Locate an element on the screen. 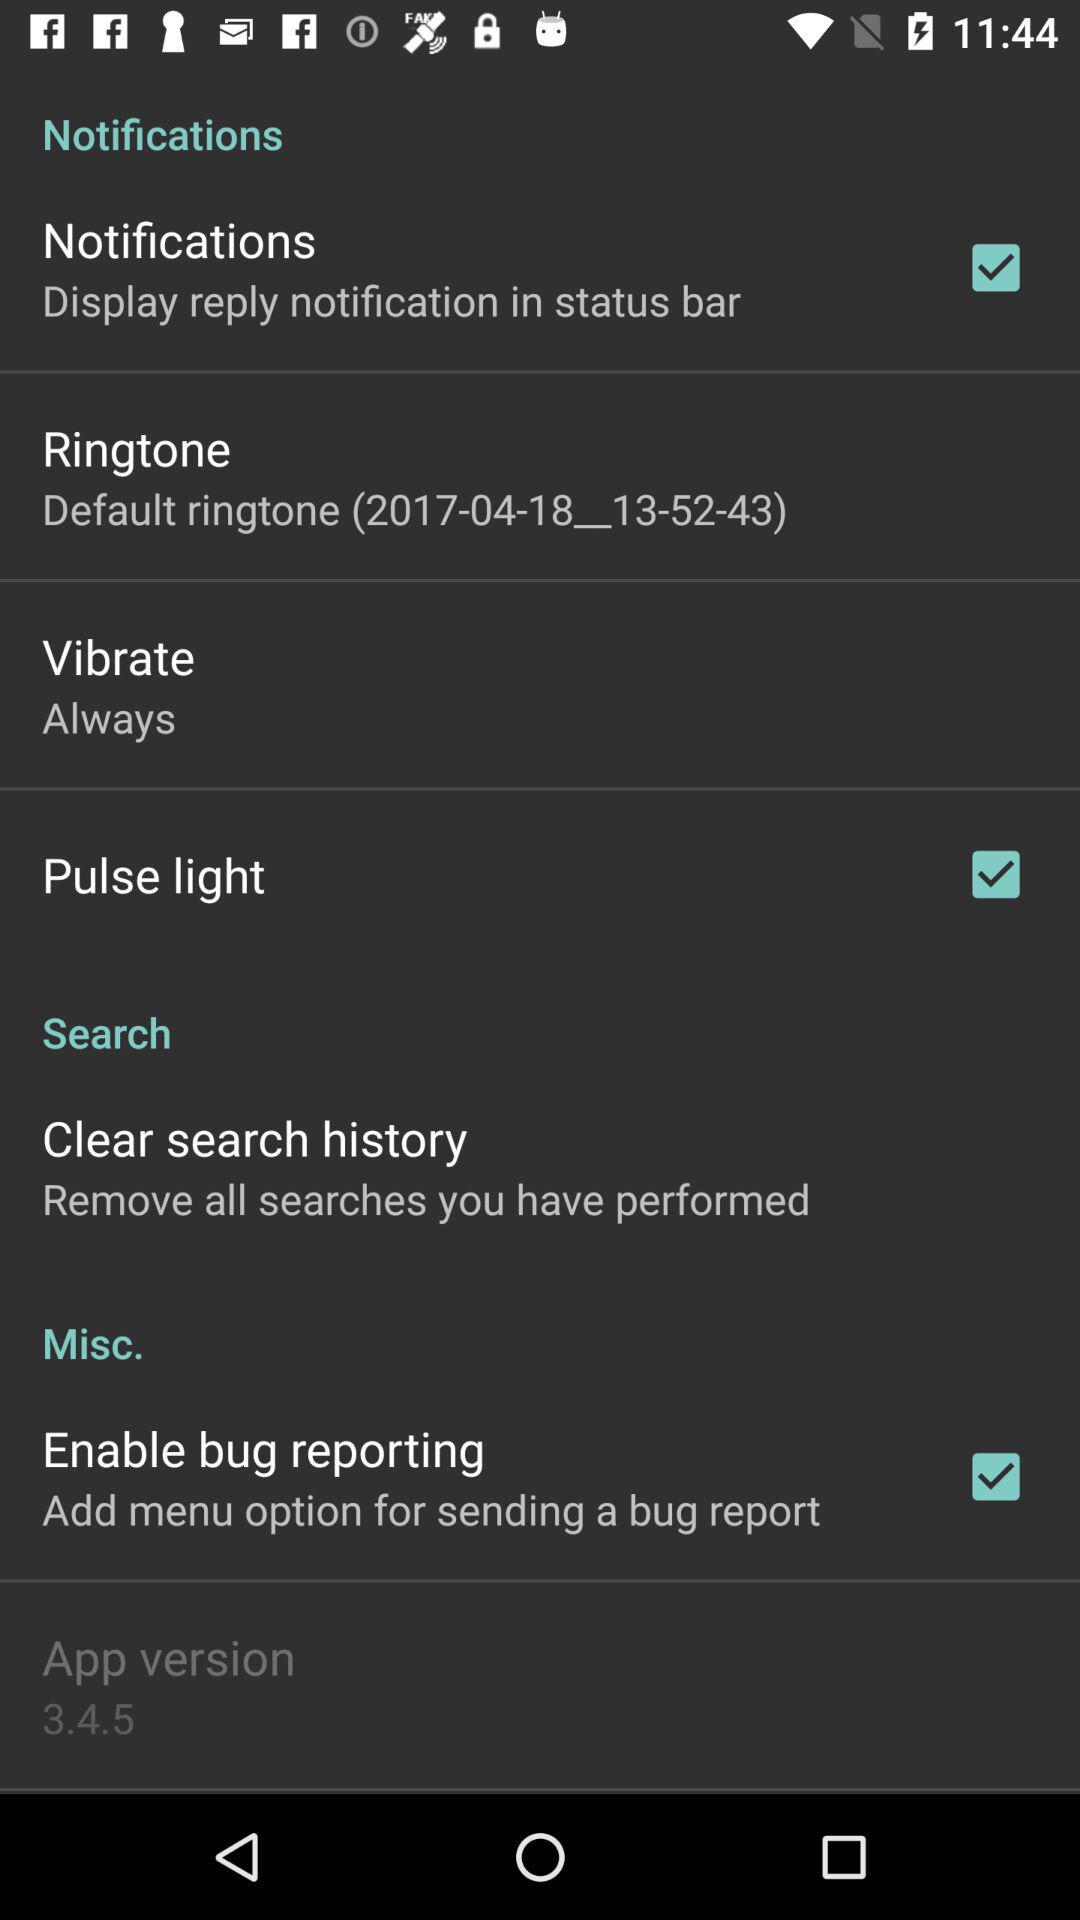  item below the add menu option is located at coordinates (167, 1656).